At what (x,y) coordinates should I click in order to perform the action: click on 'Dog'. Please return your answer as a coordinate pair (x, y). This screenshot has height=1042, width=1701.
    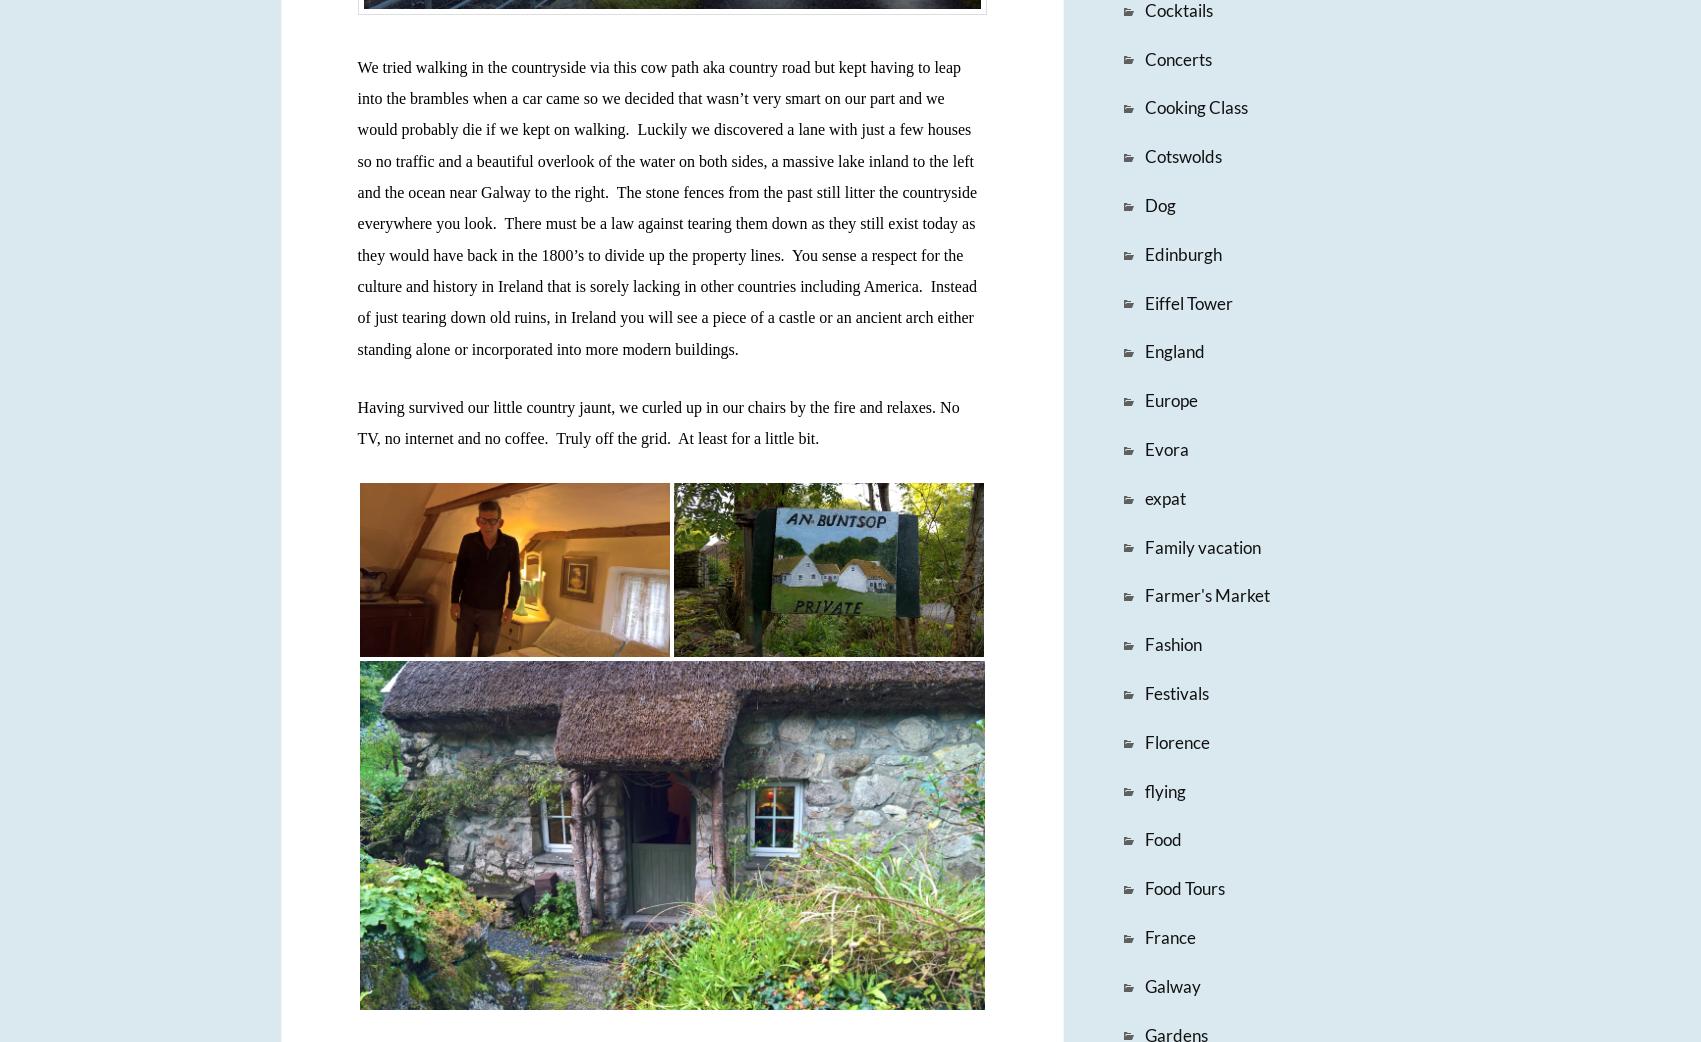
    Looking at the image, I should click on (1158, 204).